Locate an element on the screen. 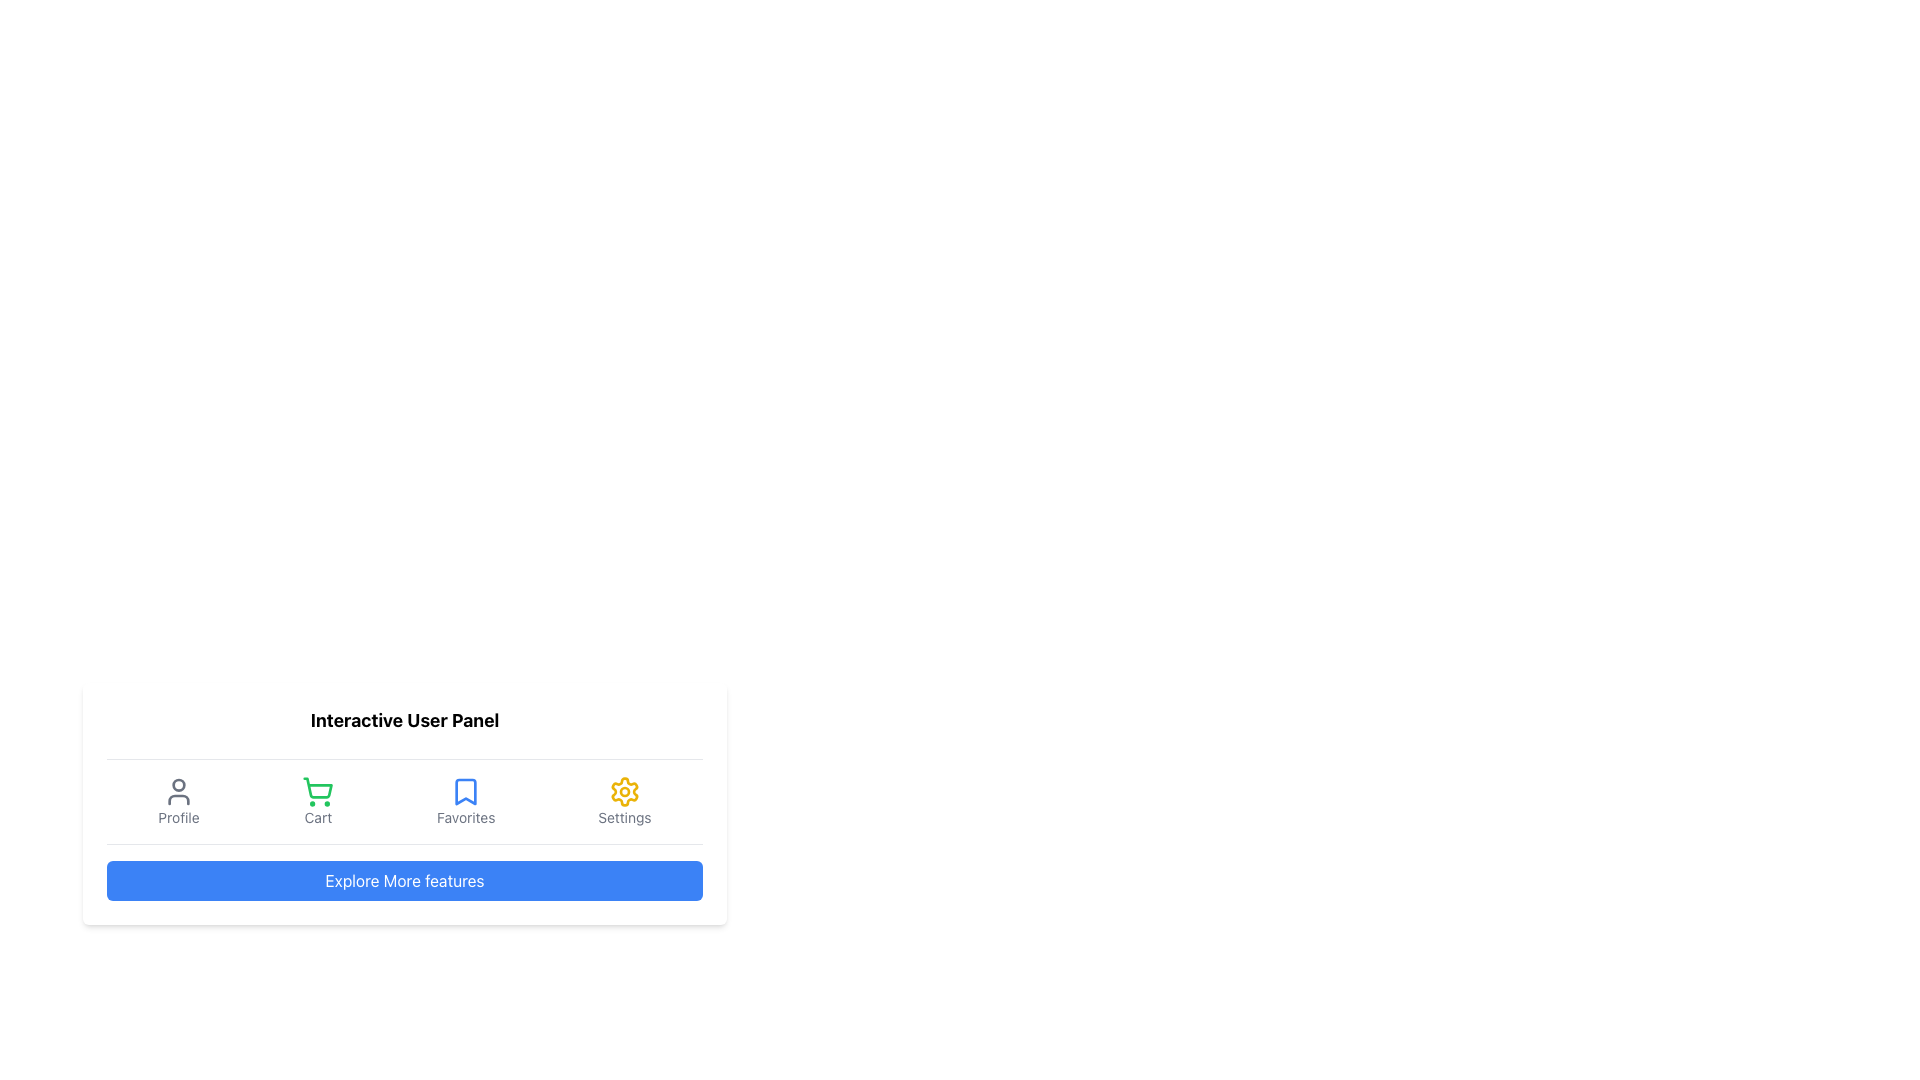 Image resolution: width=1920 pixels, height=1080 pixels. the blue bookmark-shaped icon, which is the third icon from the left in the interactive panel, located between the green shopping cart icon and the yellow gear icon is located at coordinates (465, 790).